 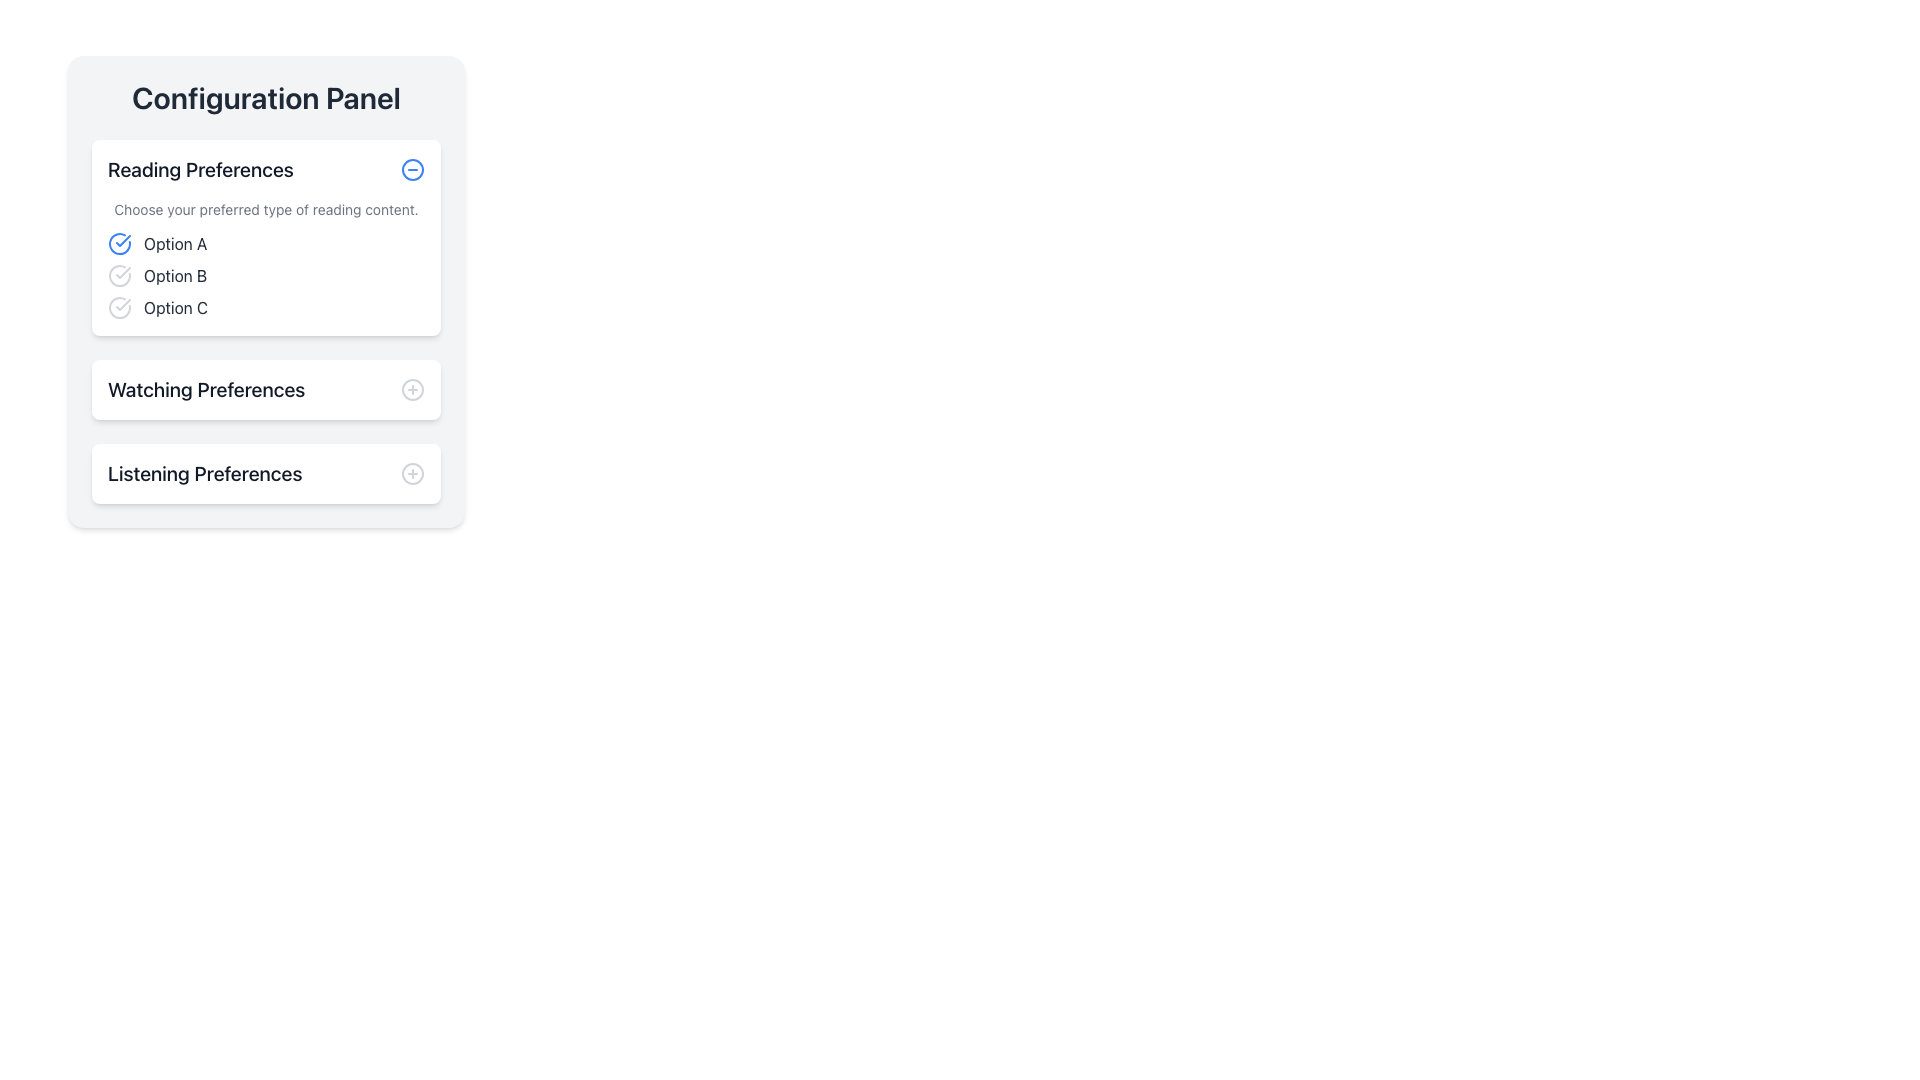 What do you see at coordinates (206, 389) in the screenshot?
I see `the text label indicating 'Watching Preferences' section in the Configuration Panel, located between 'Reading Preferences' and 'Listening Preferences'` at bounding box center [206, 389].